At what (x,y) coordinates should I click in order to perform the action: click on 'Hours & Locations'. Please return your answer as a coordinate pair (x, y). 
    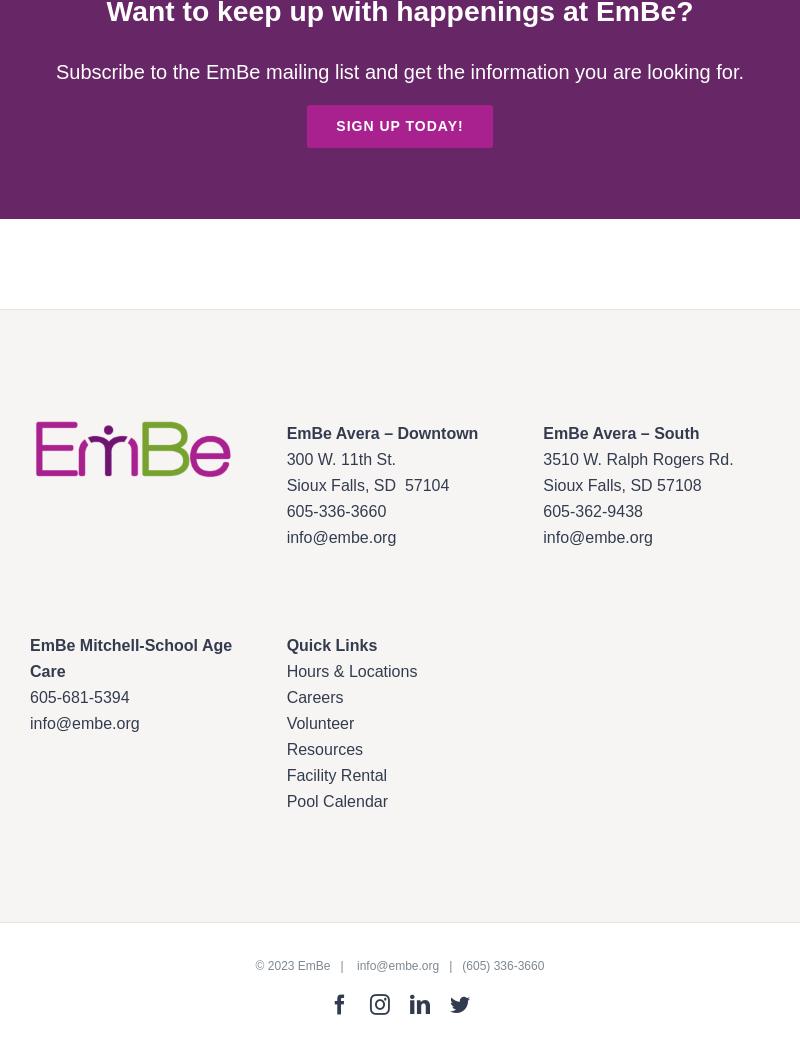
    Looking at the image, I should click on (286, 670).